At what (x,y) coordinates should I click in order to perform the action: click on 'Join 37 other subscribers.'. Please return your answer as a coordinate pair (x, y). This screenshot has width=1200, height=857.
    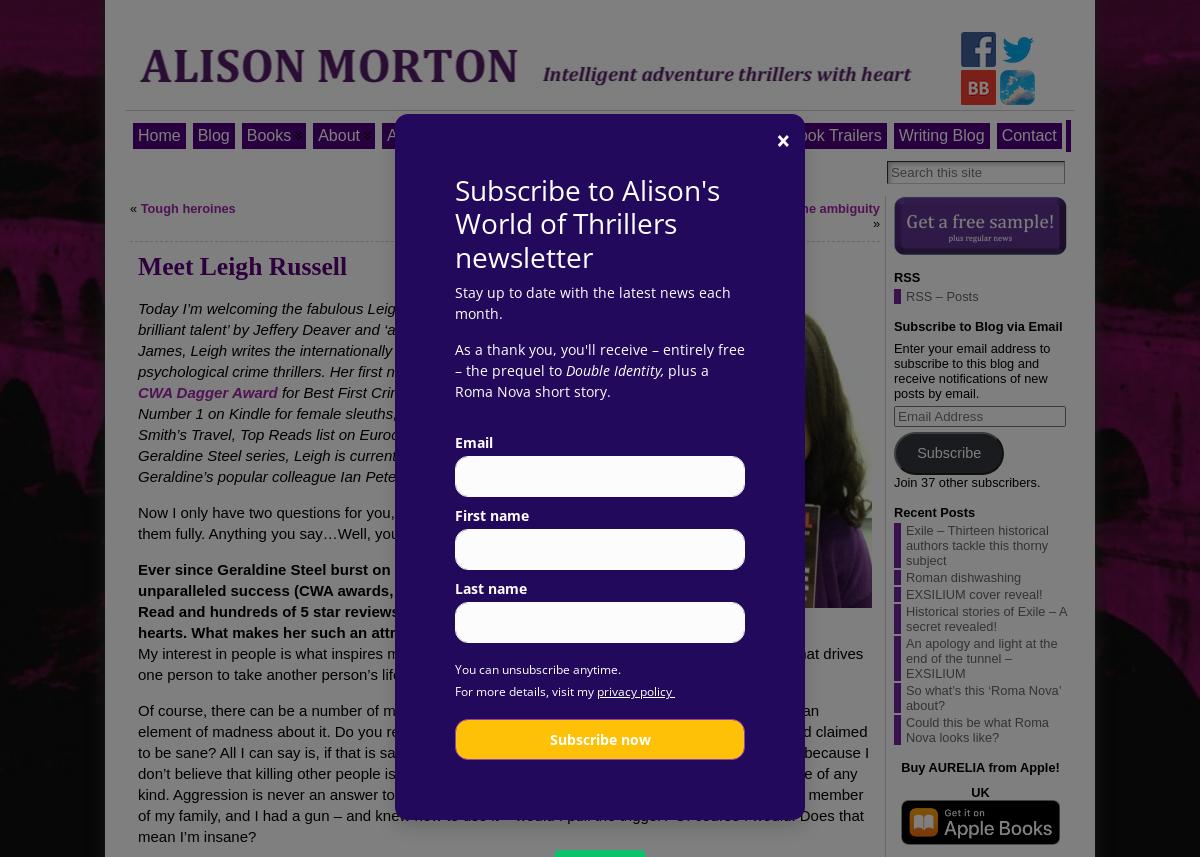
    Looking at the image, I should click on (893, 481).